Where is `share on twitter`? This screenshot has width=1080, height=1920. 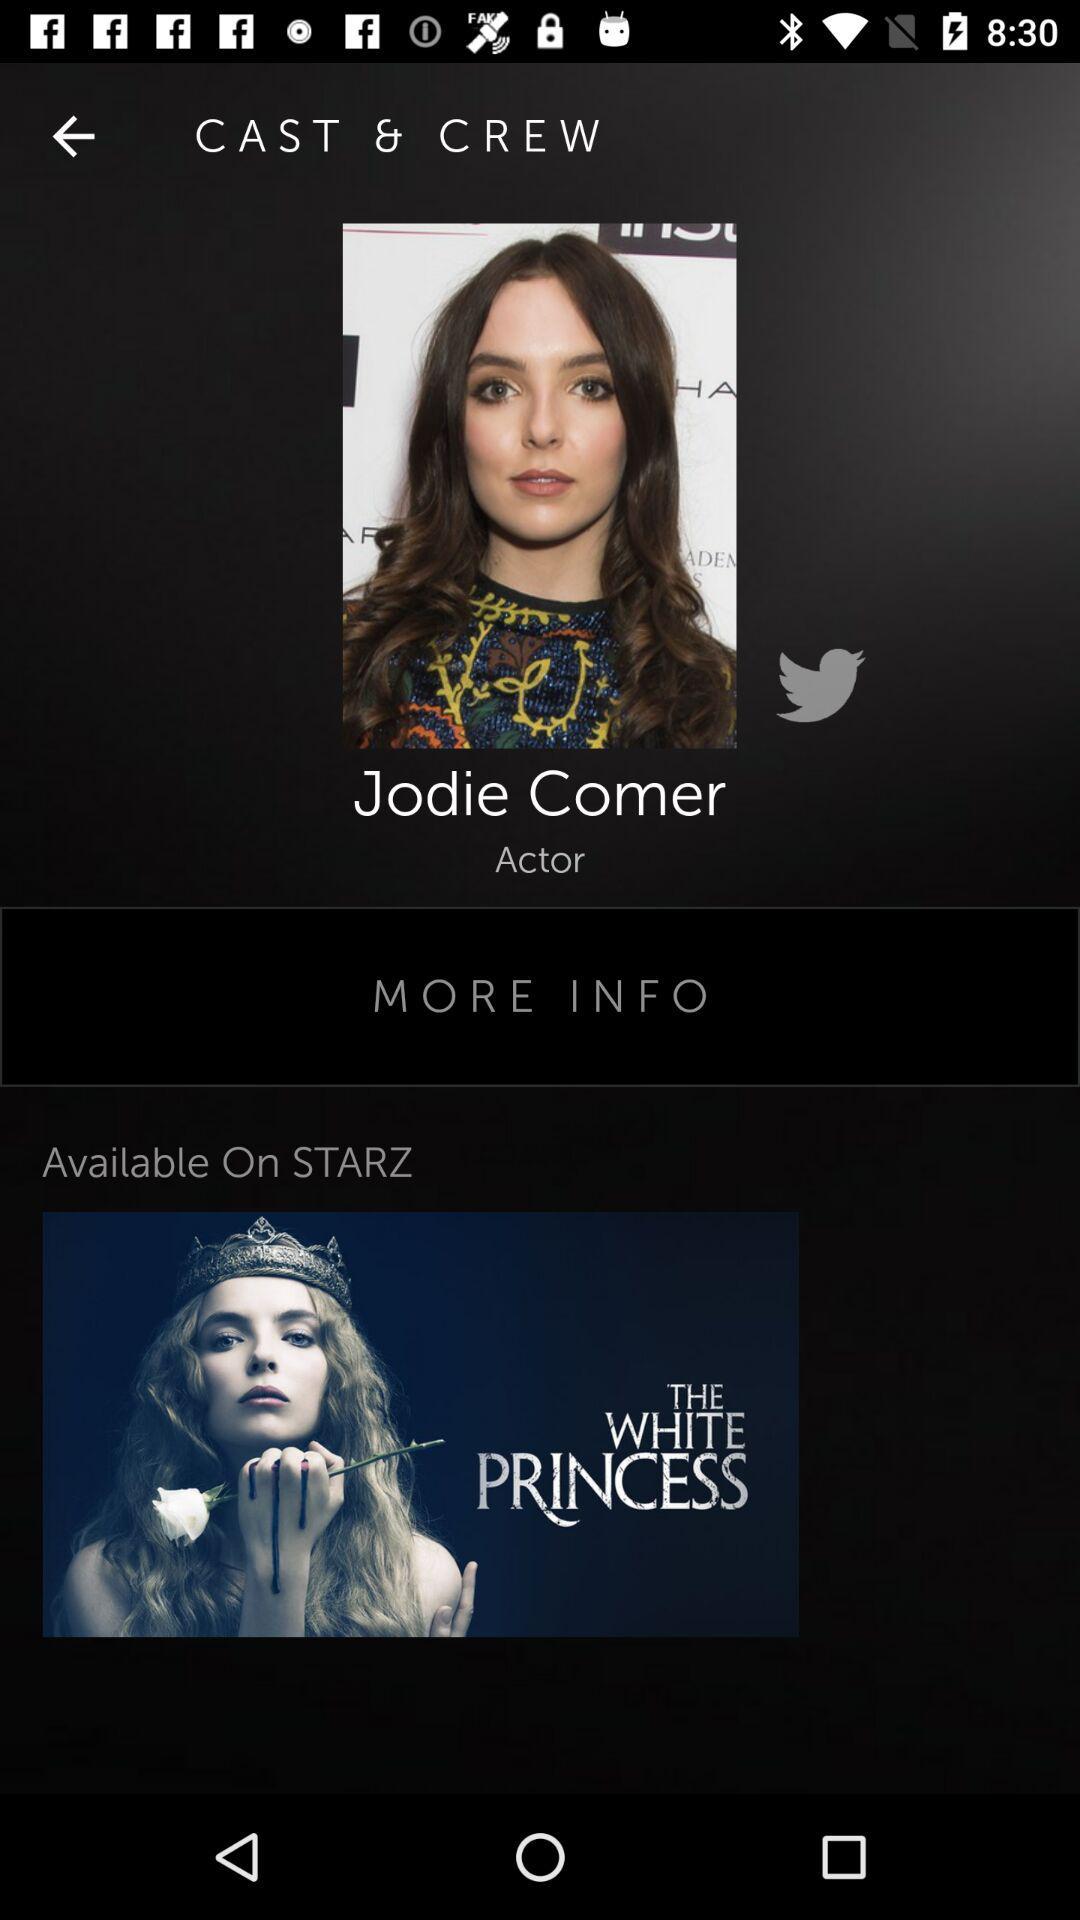
share on twitter is located at coordinates (820, 686).